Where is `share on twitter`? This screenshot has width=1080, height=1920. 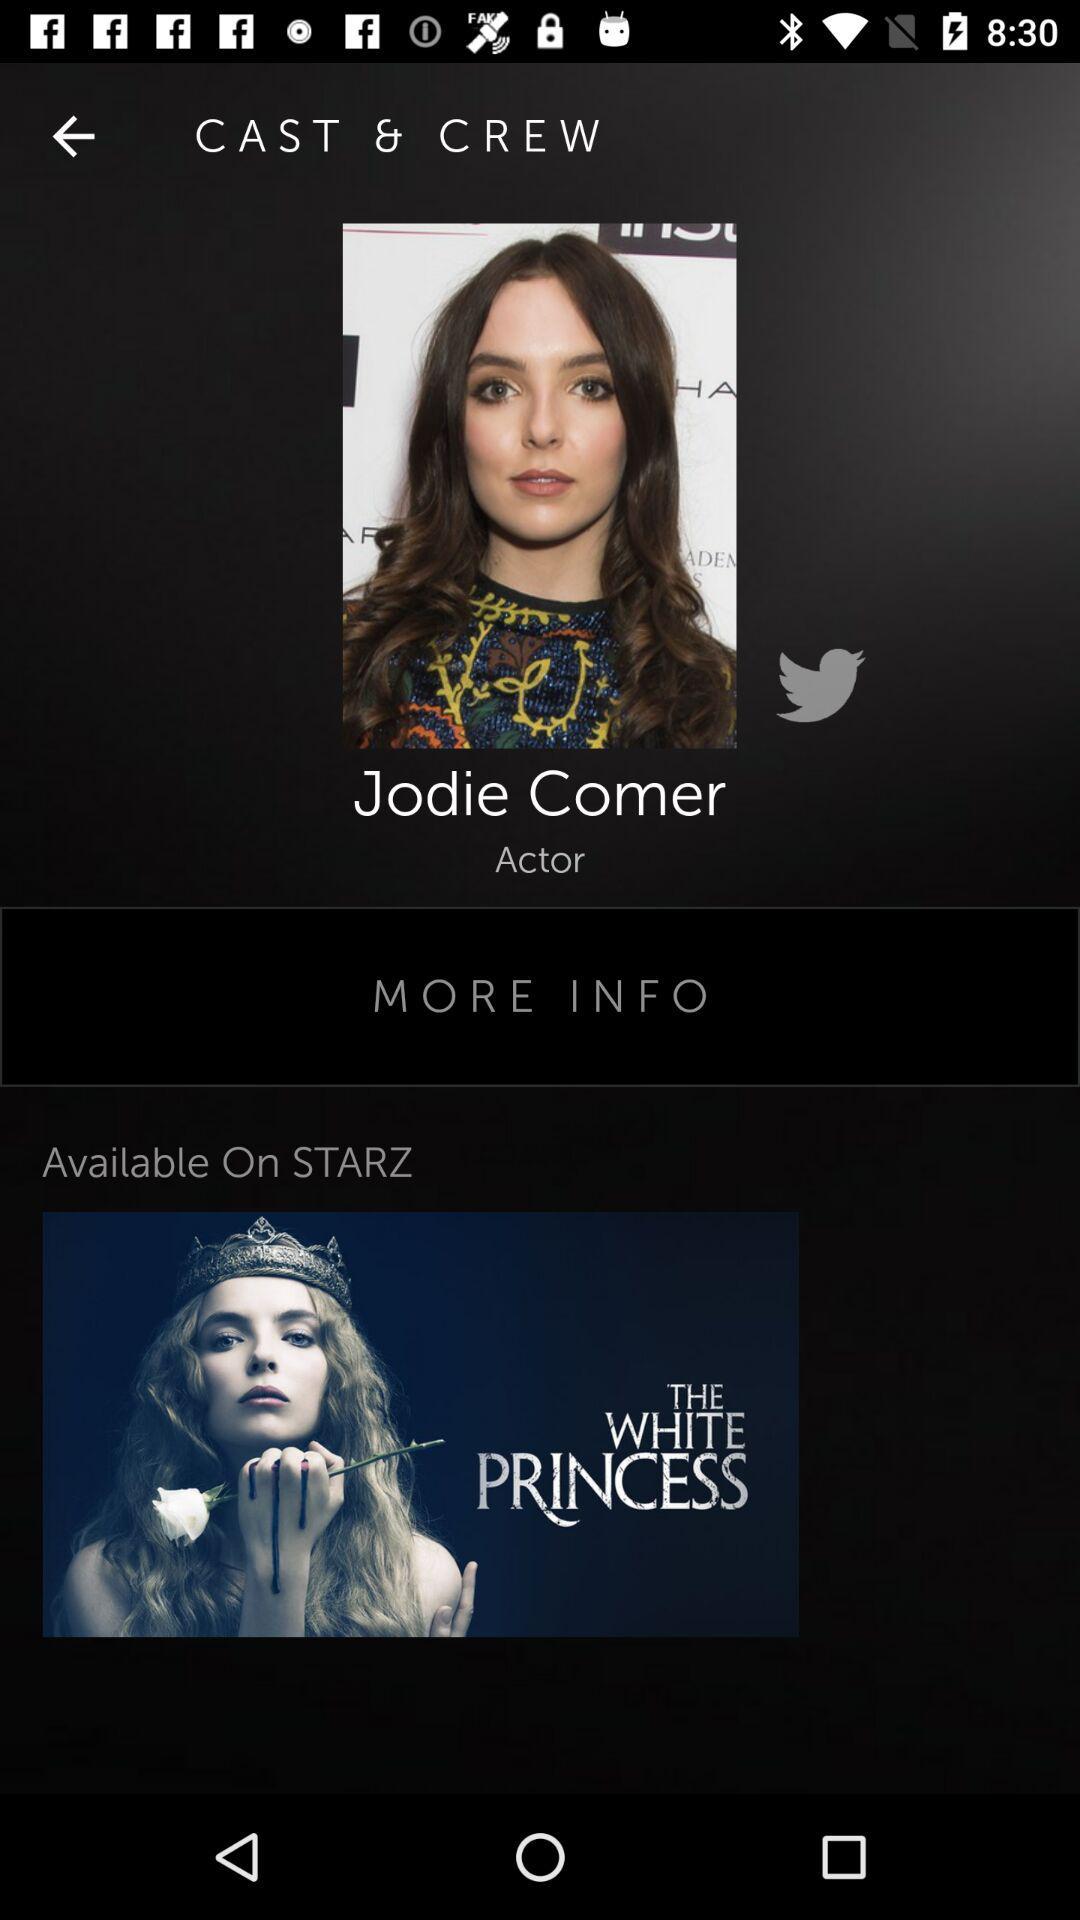
share on twitter is located at coordinates (820, 686).